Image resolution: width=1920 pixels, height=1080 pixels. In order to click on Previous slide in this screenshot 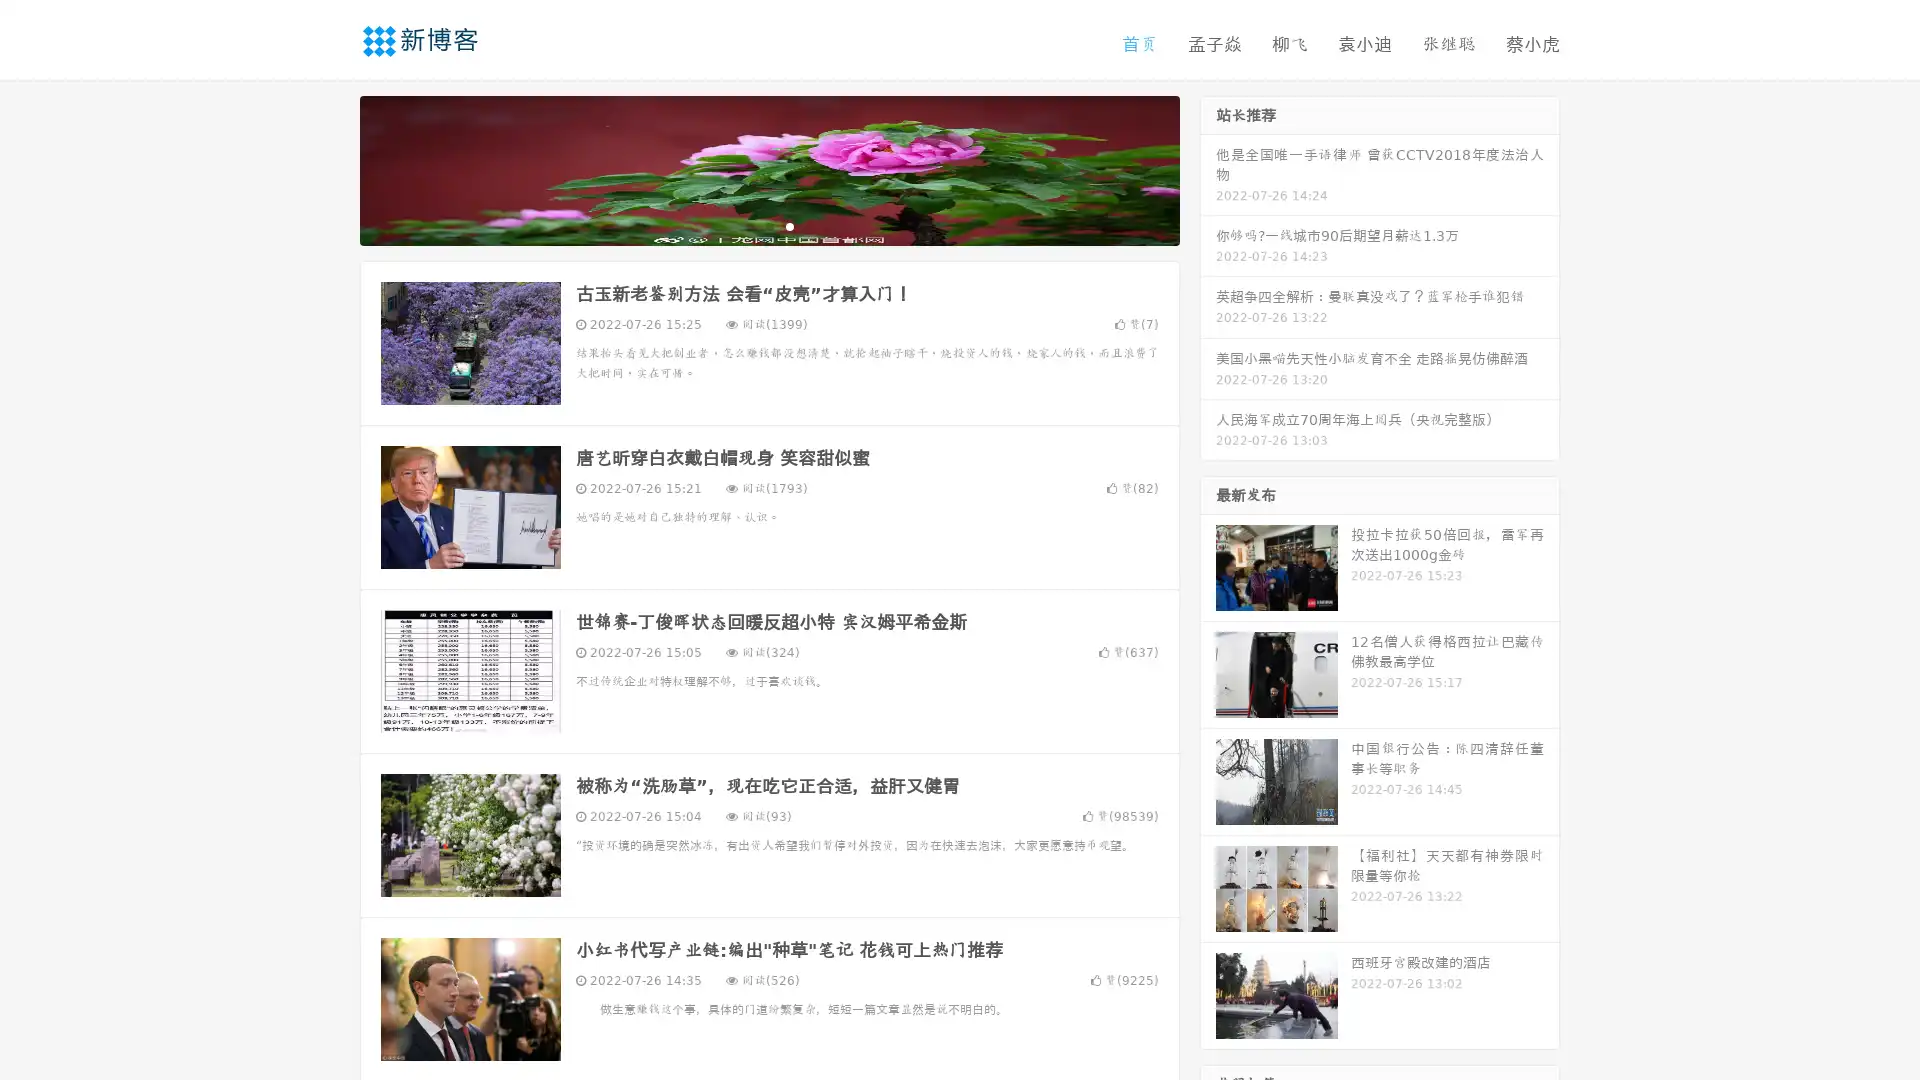, I will do `click(330, 168)`.